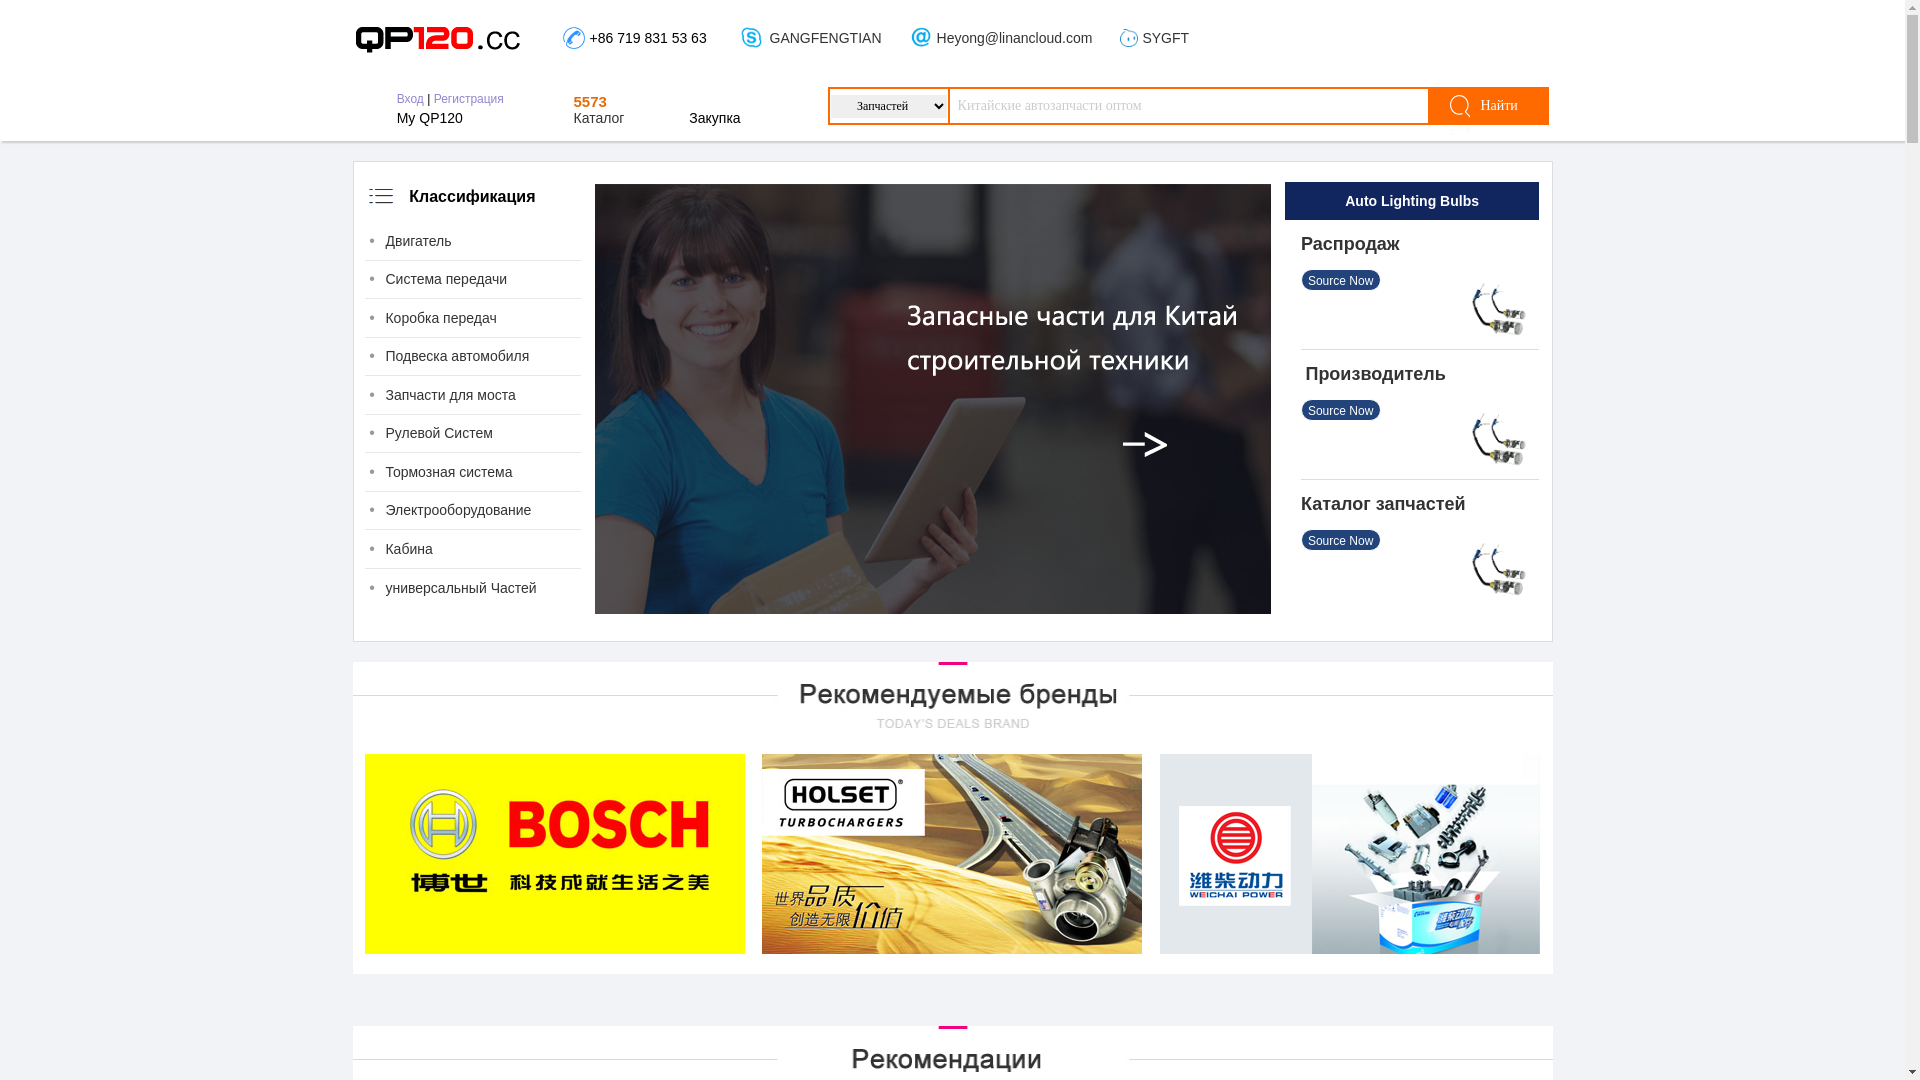  Describe the element at coordinates (1014, 38) in the screenshot. I see `'Heyong@linancloud.com'` at that location.